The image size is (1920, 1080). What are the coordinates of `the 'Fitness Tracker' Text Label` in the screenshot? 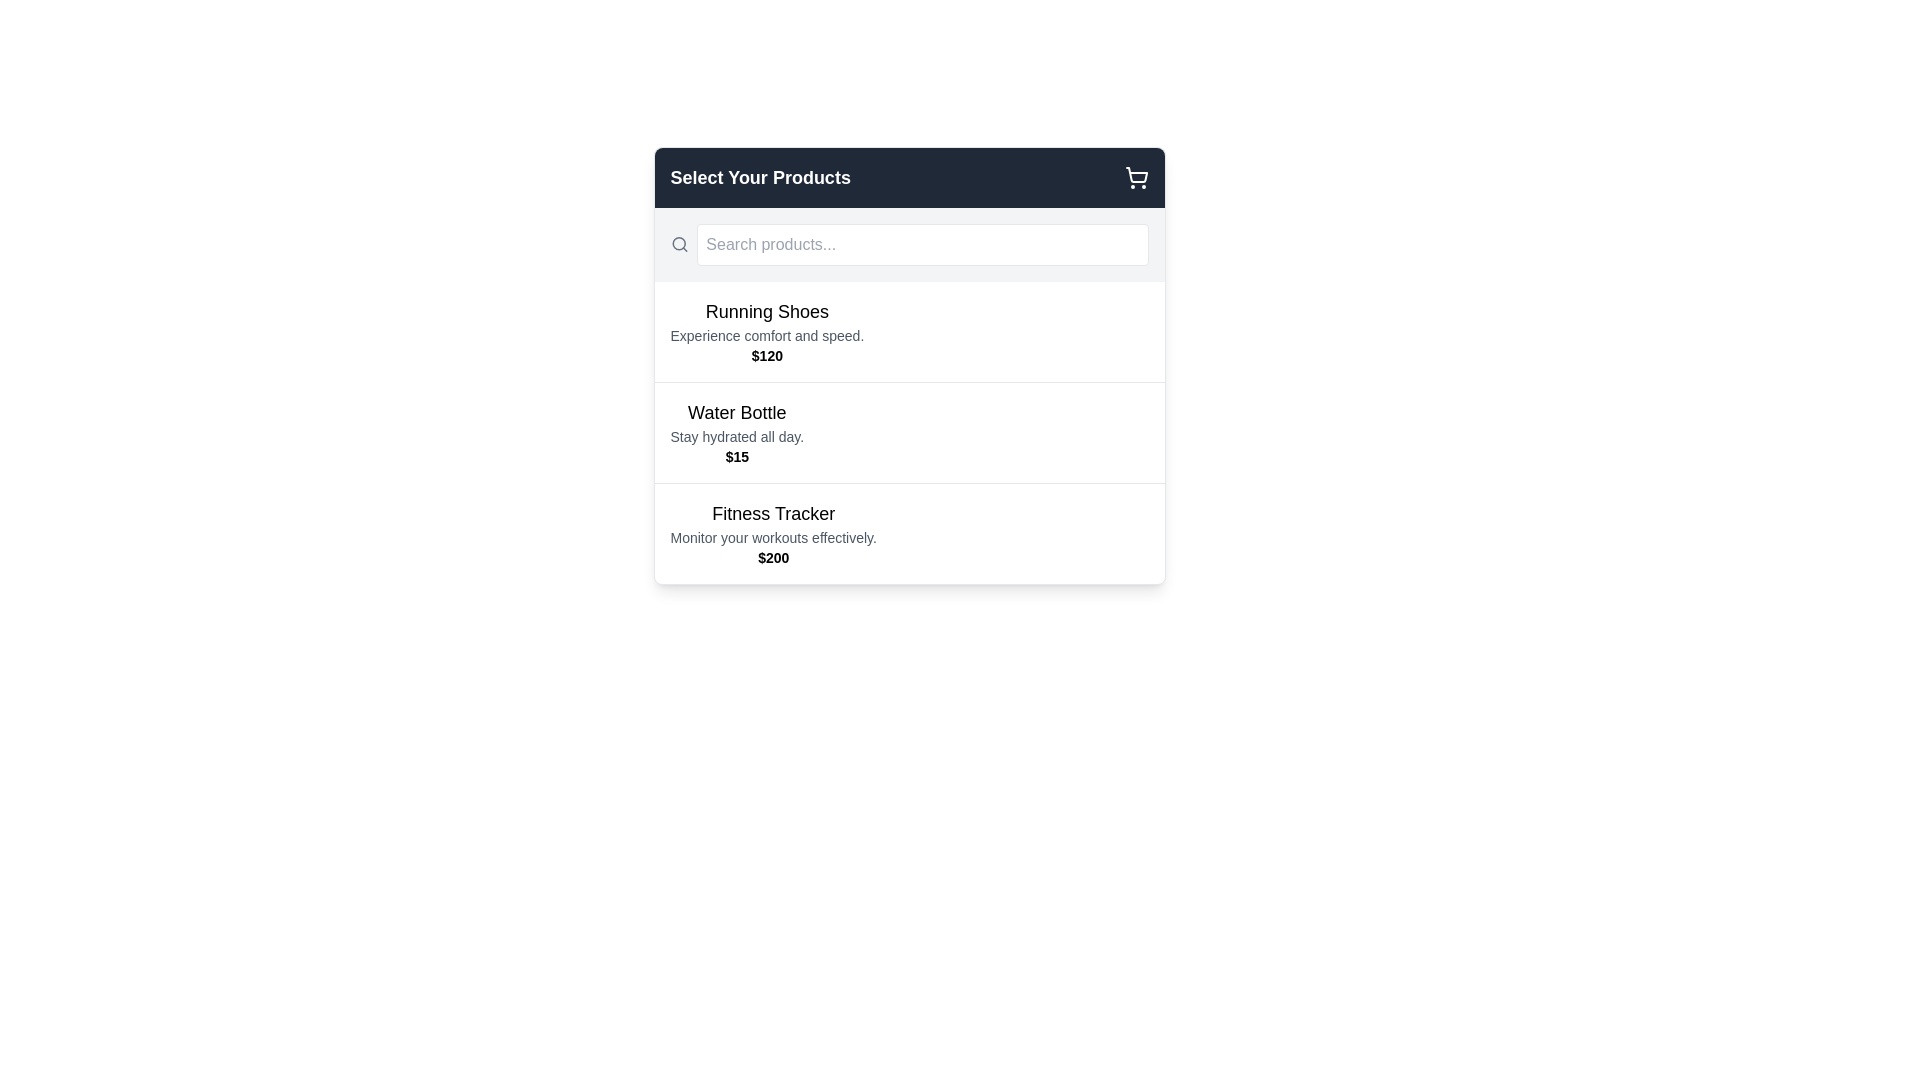 It's located at (772, 512).